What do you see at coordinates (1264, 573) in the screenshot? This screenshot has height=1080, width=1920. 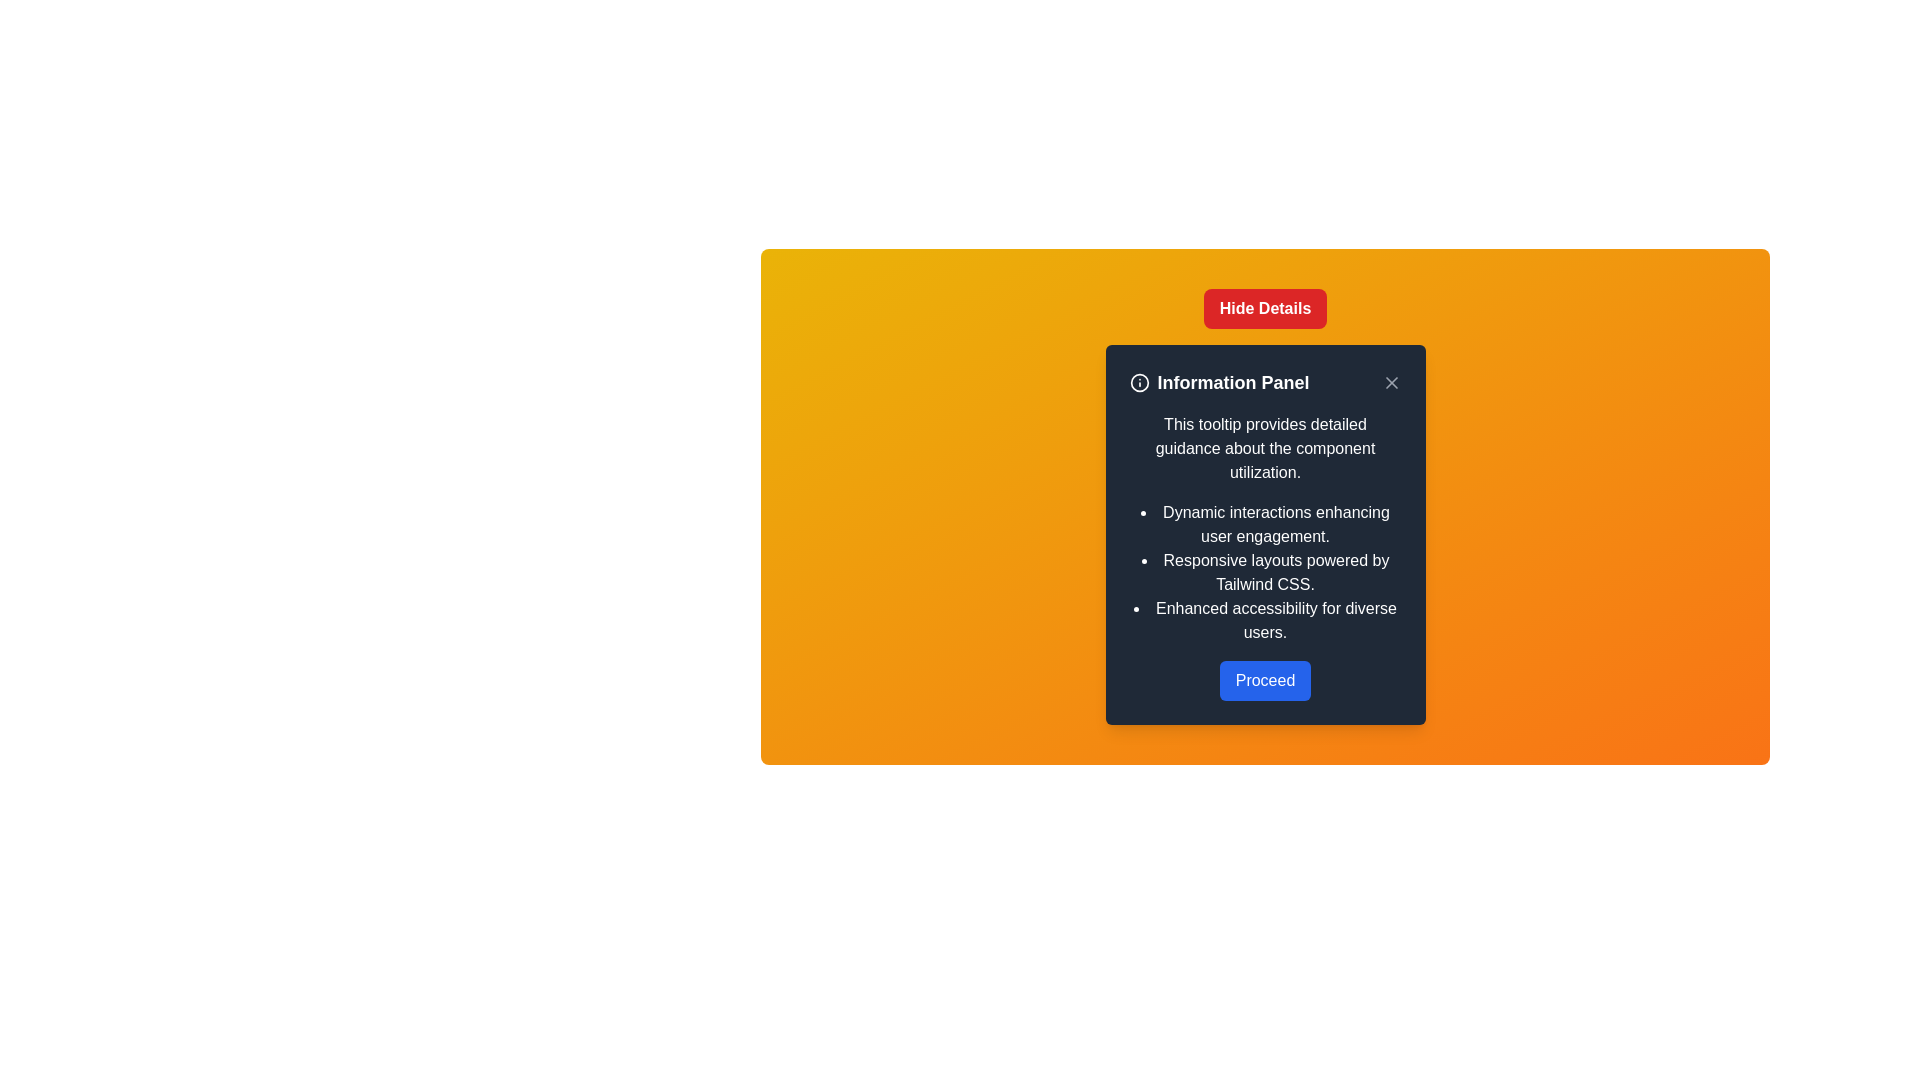 I see `the bulleted list in the tooltip popup panel` at bounding box center [1264, 573].